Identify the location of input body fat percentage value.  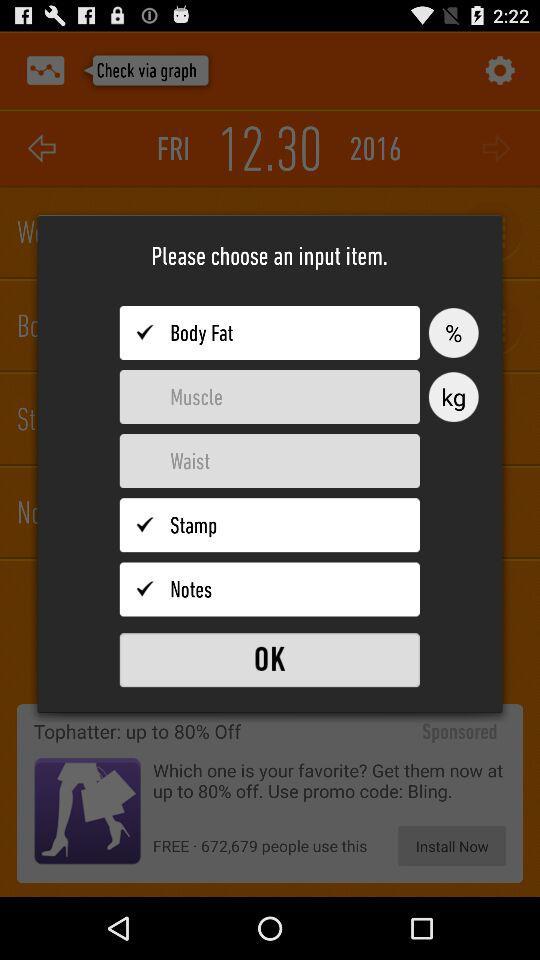
(269, 333).